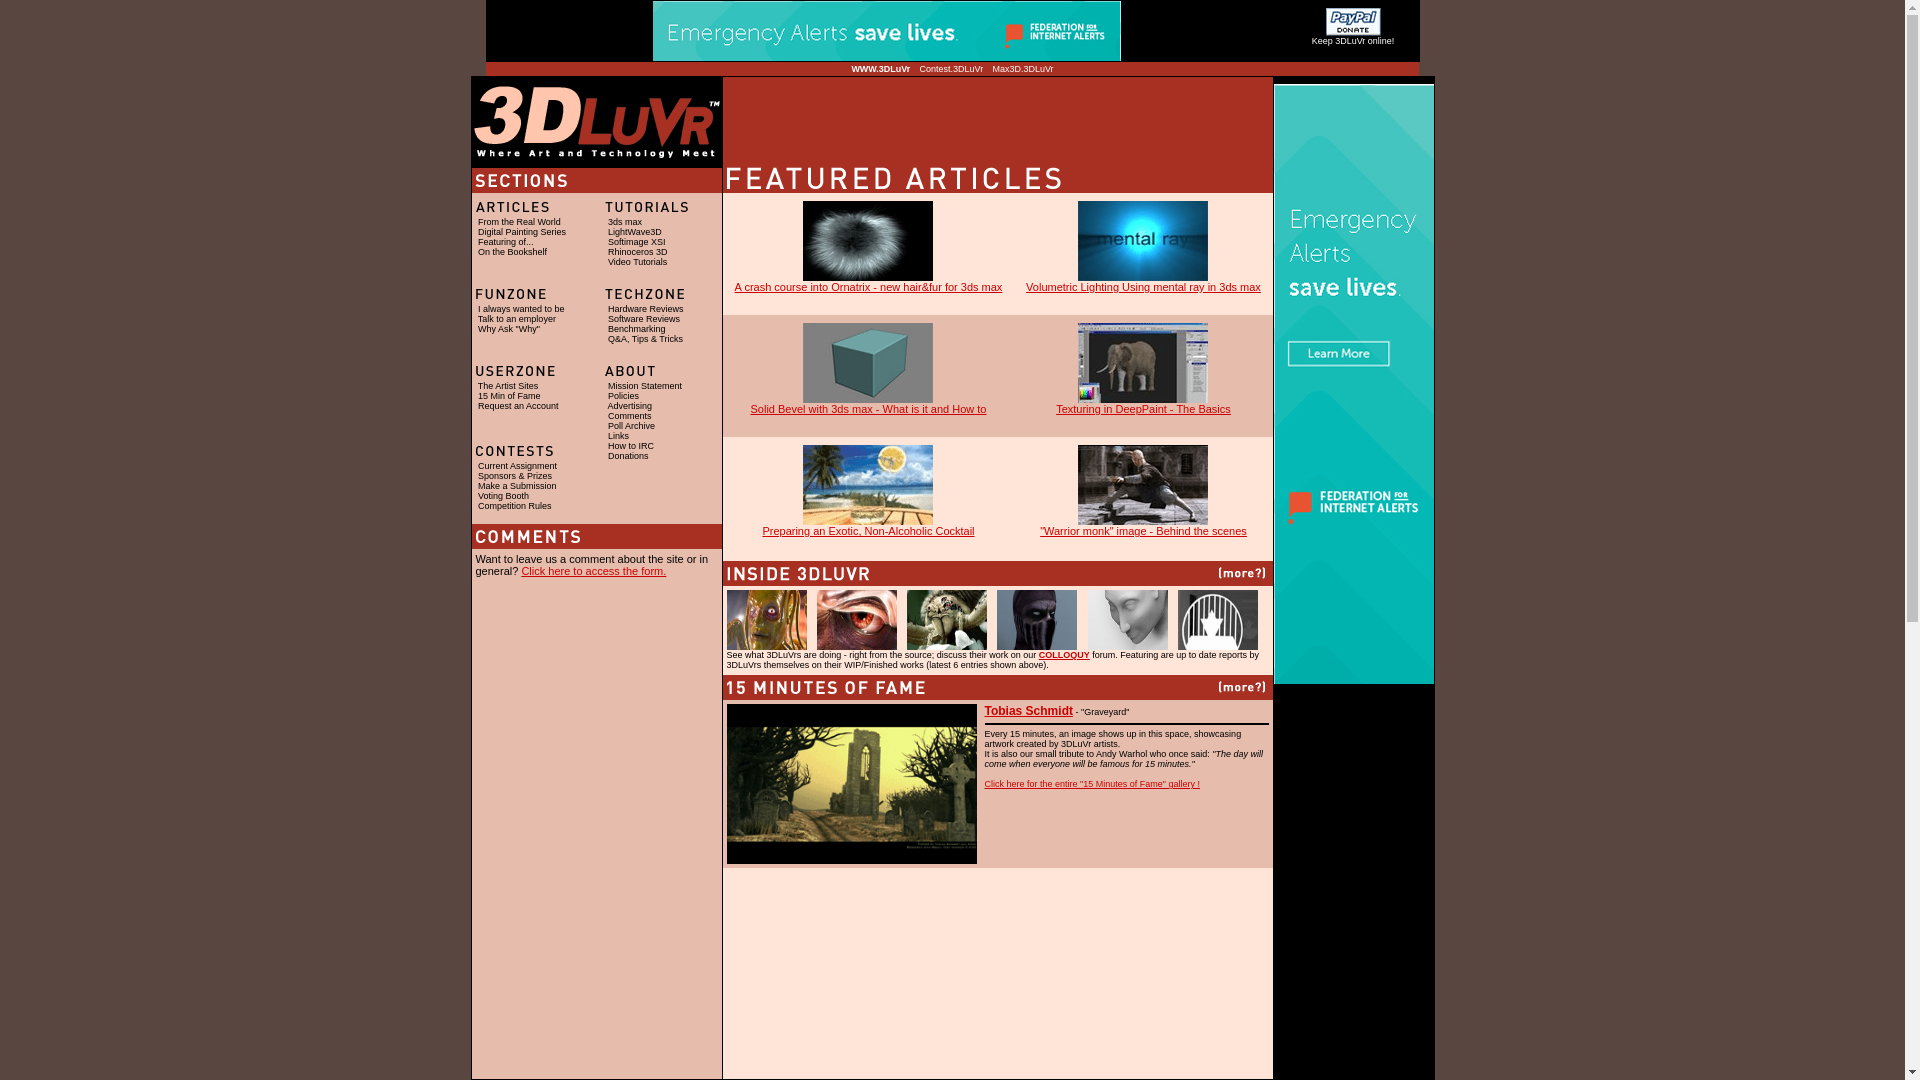  Describe the element at coordinates (630, 424) in the screenshot. I see `'Poll Archive'` at that location.